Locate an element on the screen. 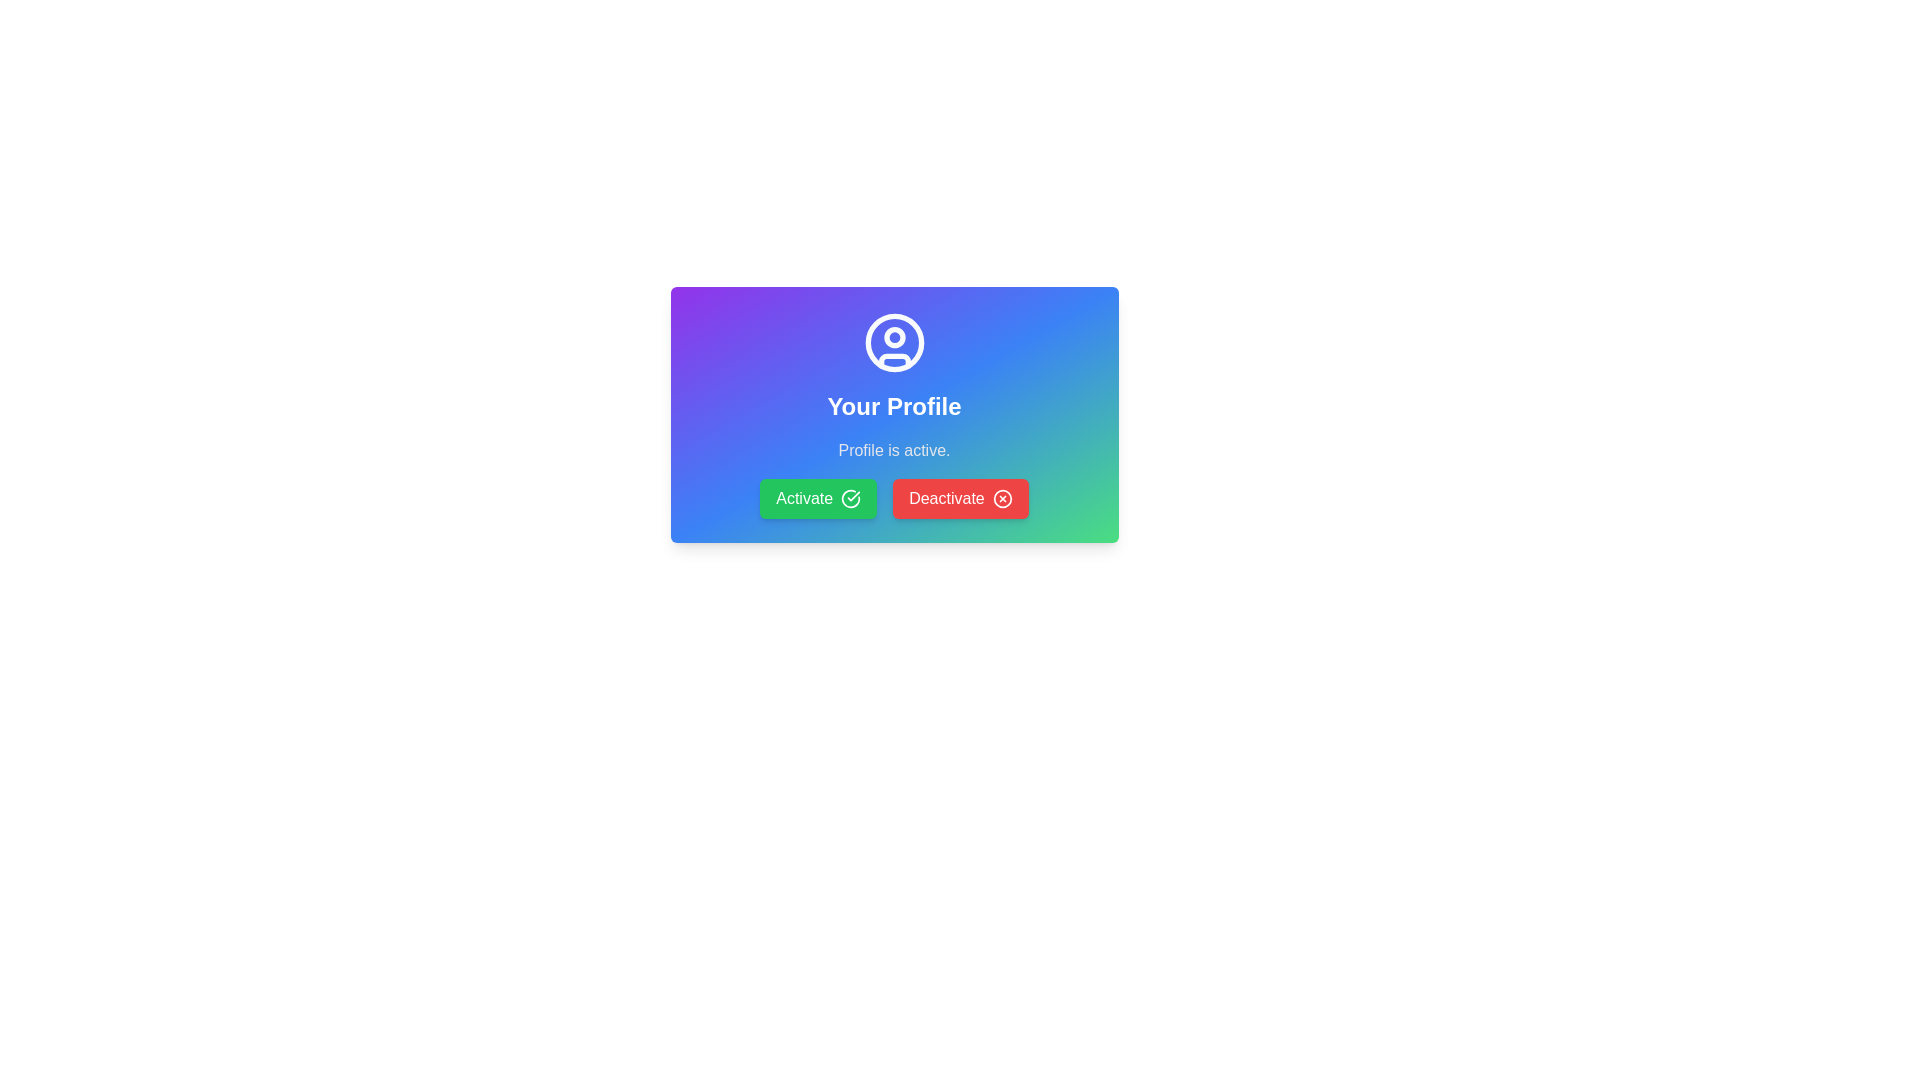  the informative message text that communicates the current status of the user's profile, which is located beneath the 'Your Profile' header and above the 'Activate' and 'Deactivate' buttons is located at coordinates (893, 451).